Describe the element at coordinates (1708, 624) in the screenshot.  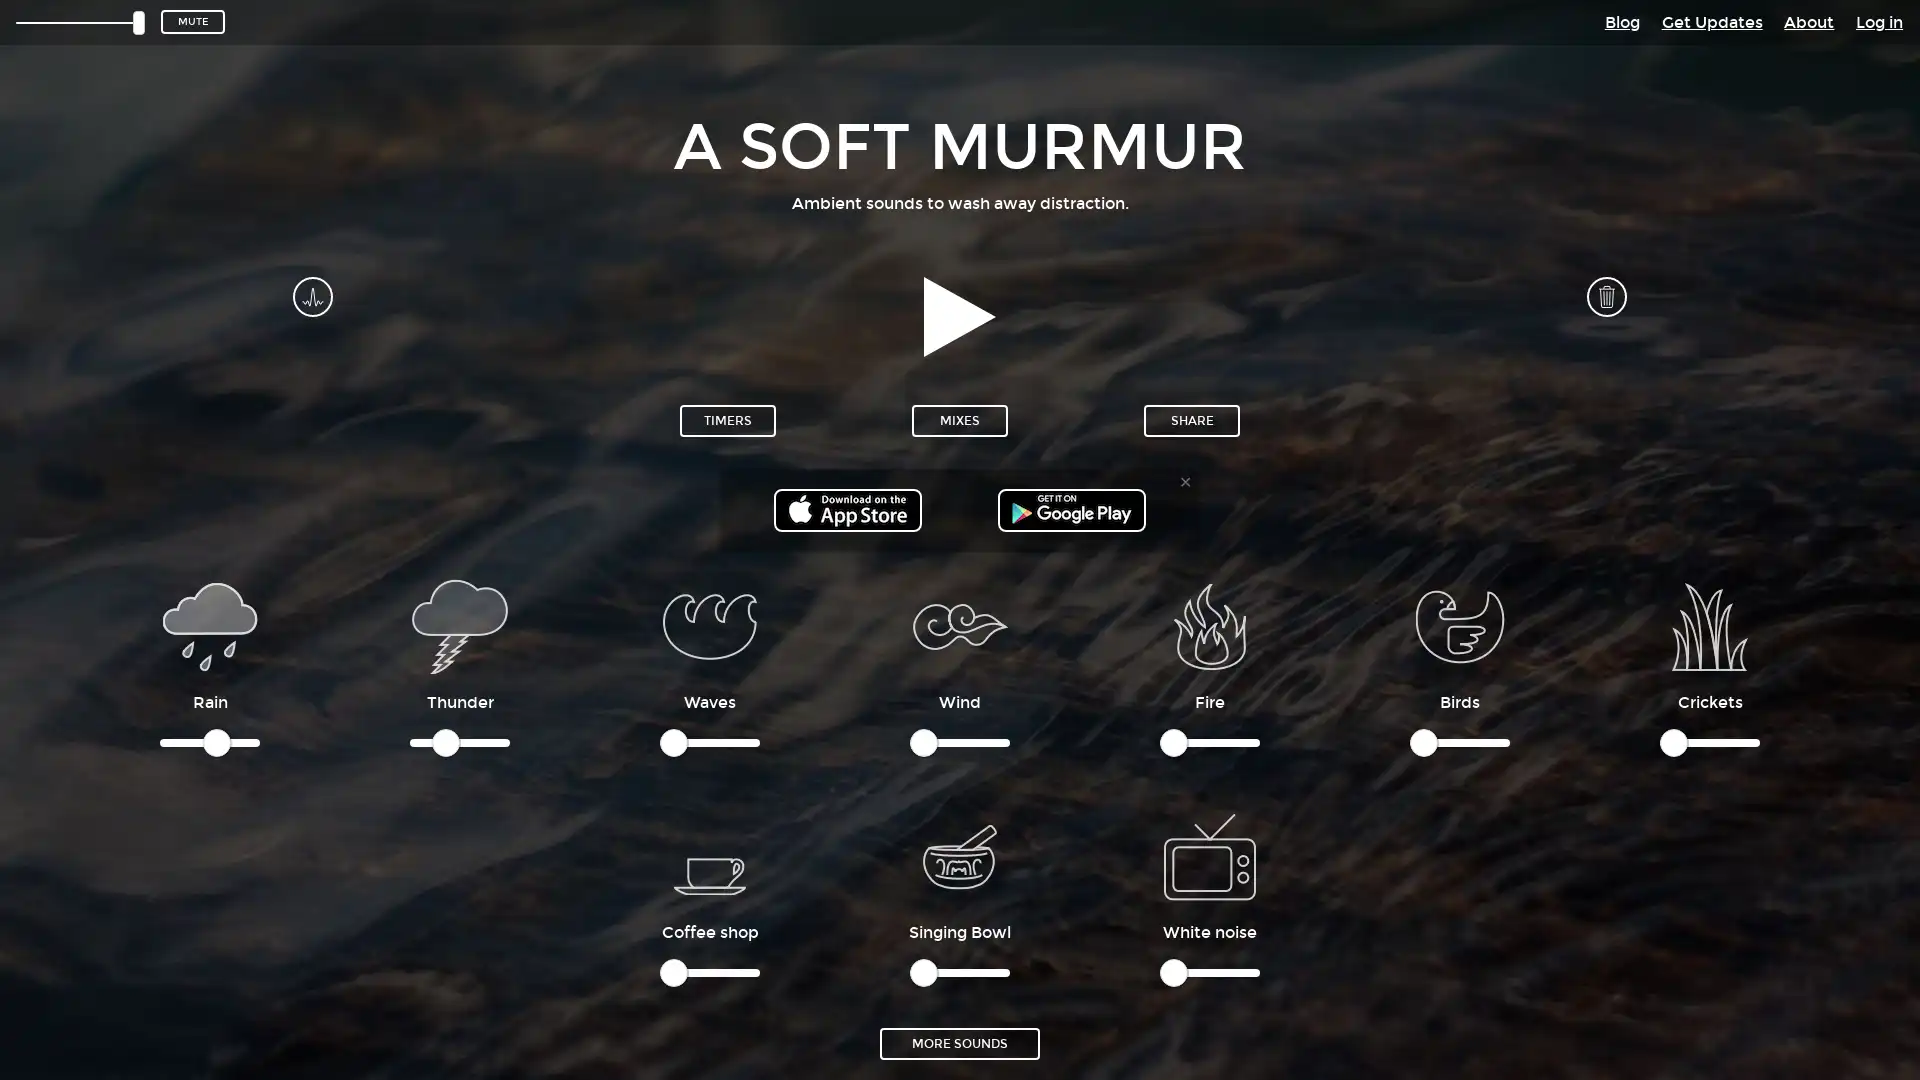
I see `Loading icon` at that location.